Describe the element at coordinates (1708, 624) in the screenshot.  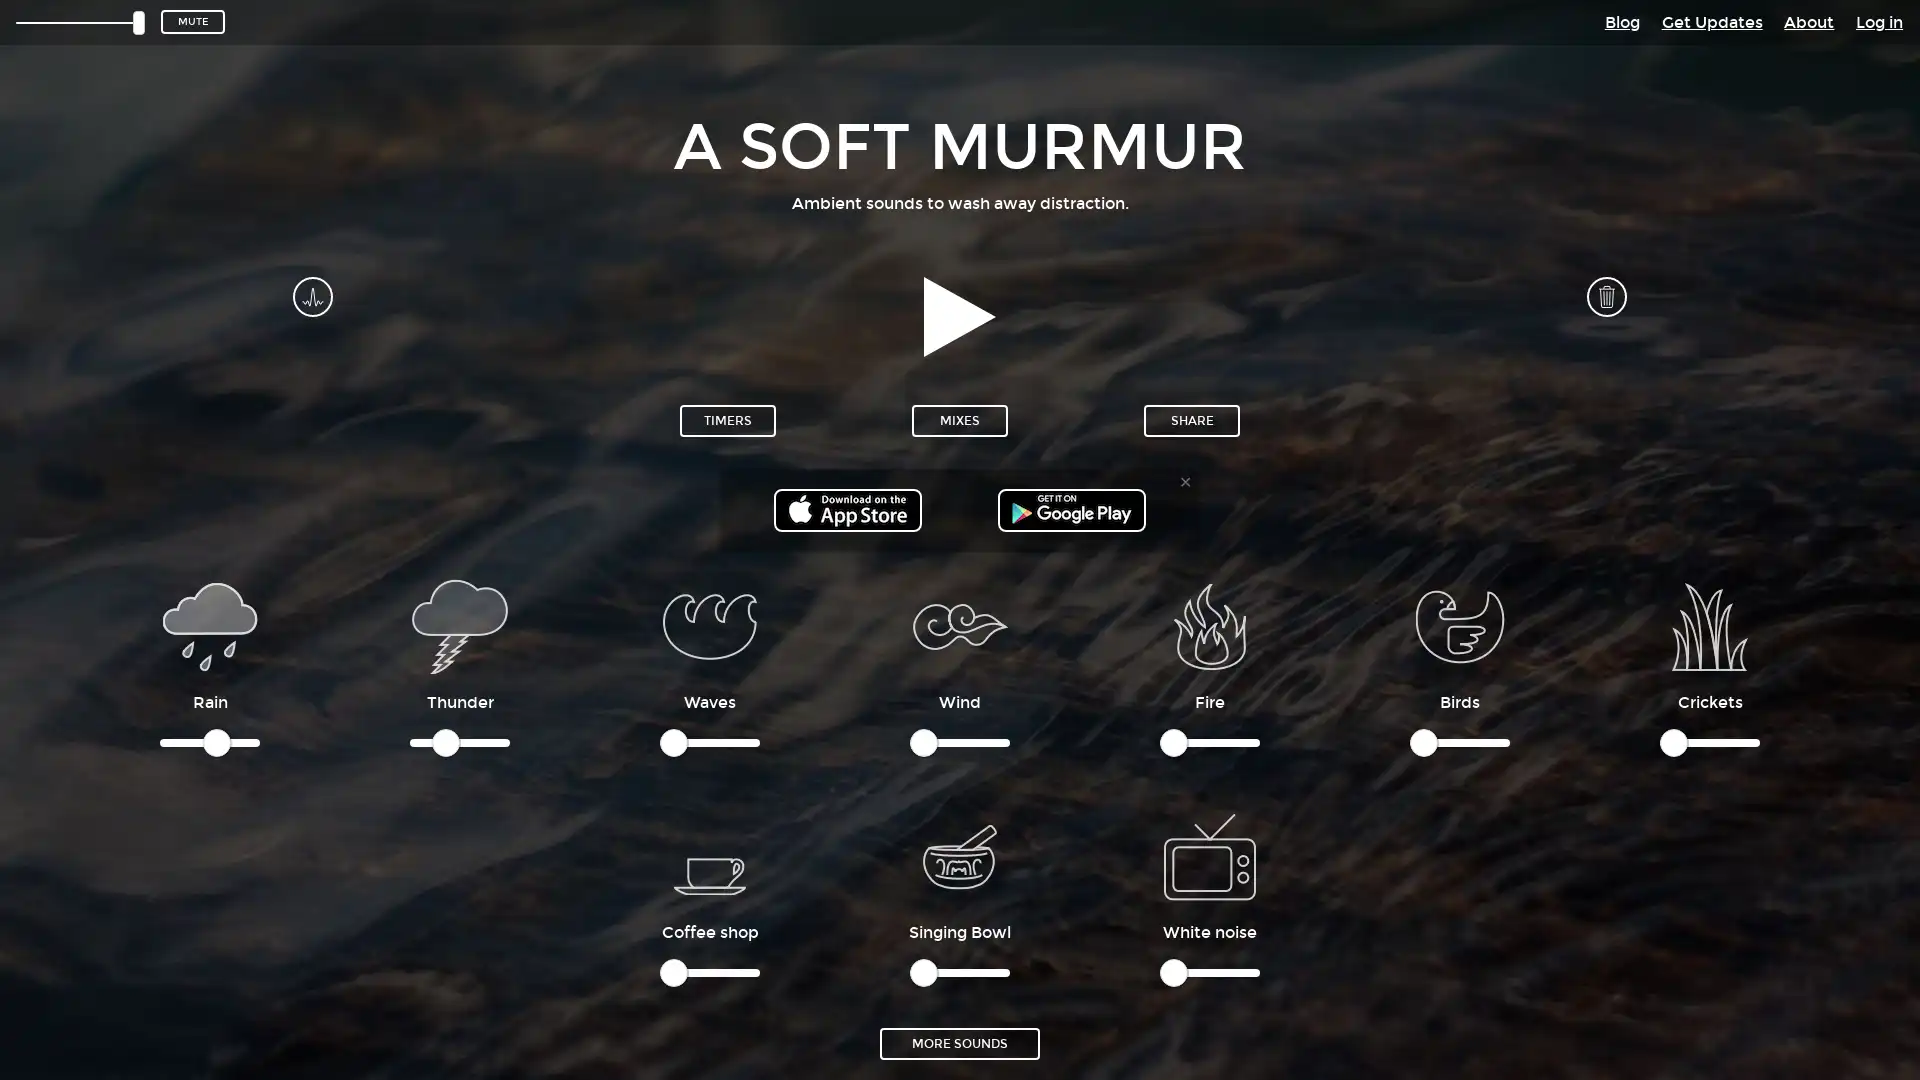
I see `Loading icon` at that location.